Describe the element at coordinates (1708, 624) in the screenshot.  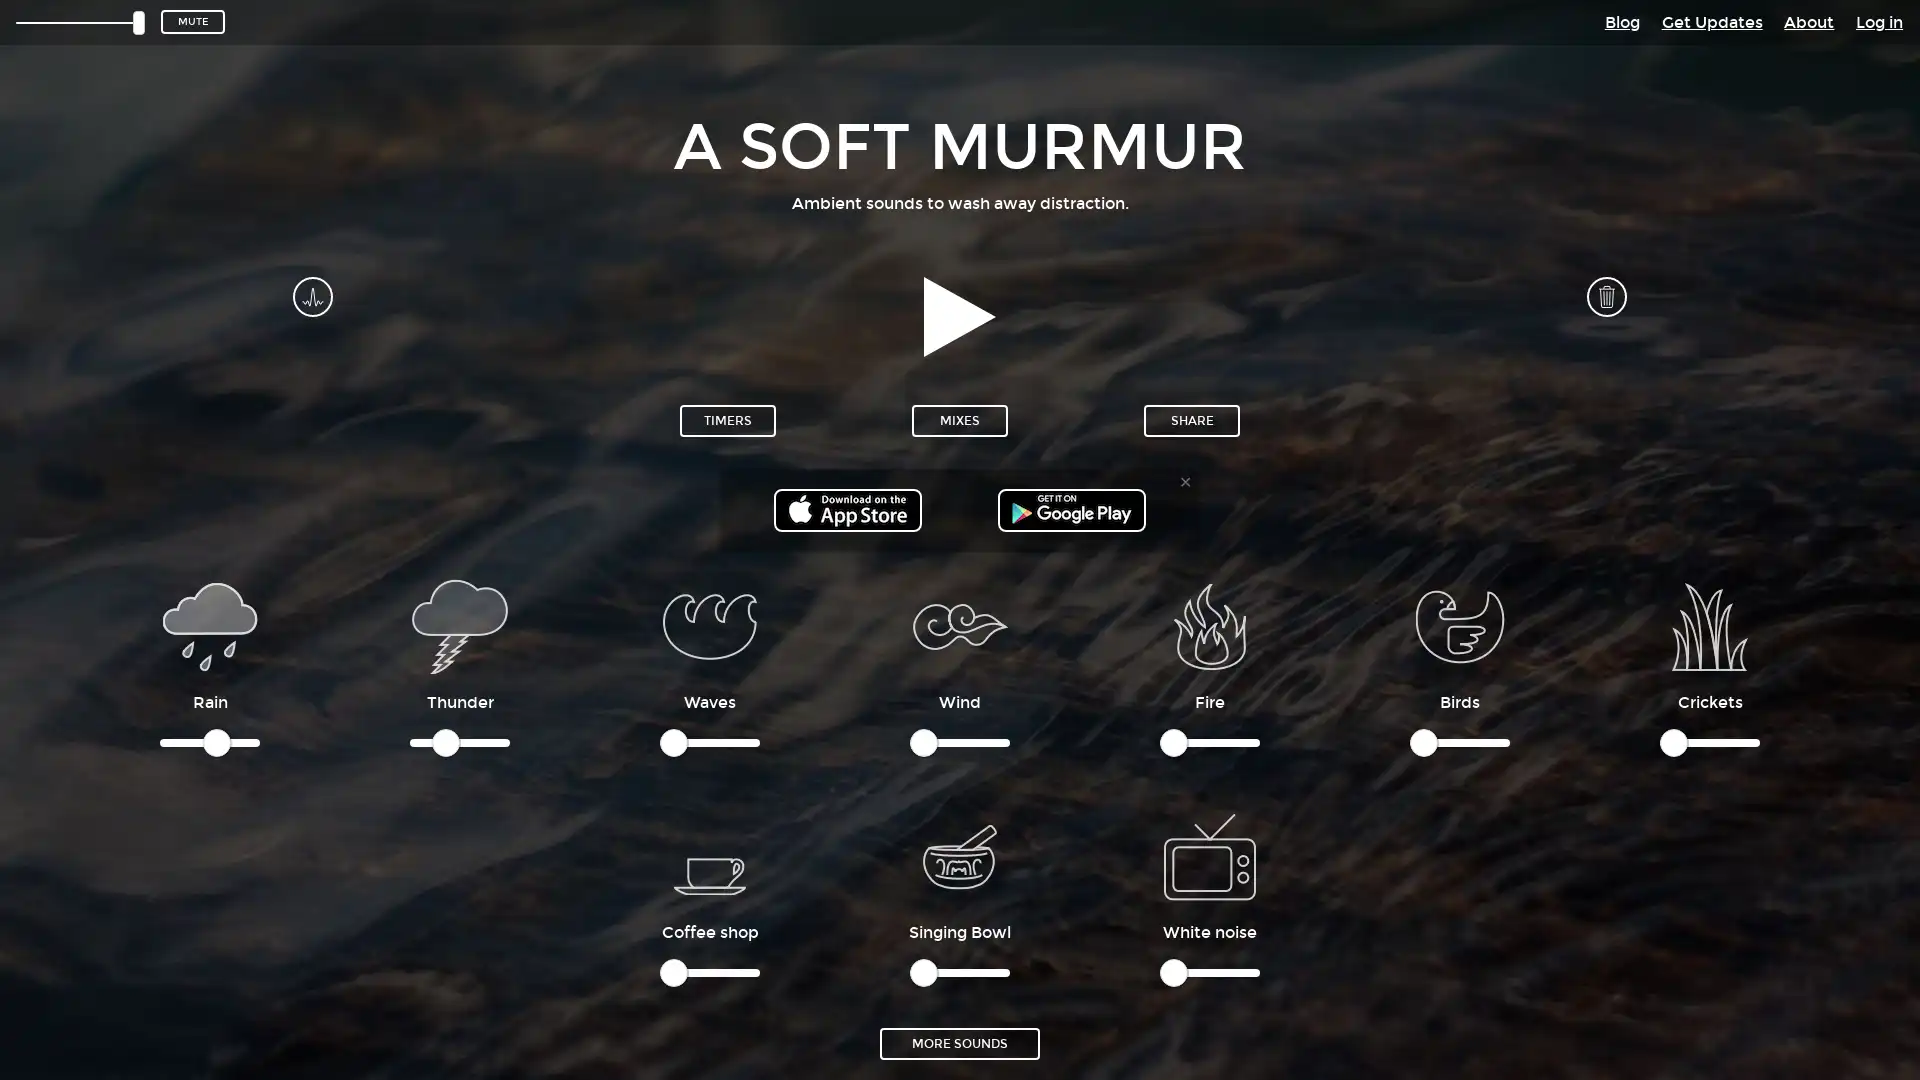
I see `Loading icon` at that location.